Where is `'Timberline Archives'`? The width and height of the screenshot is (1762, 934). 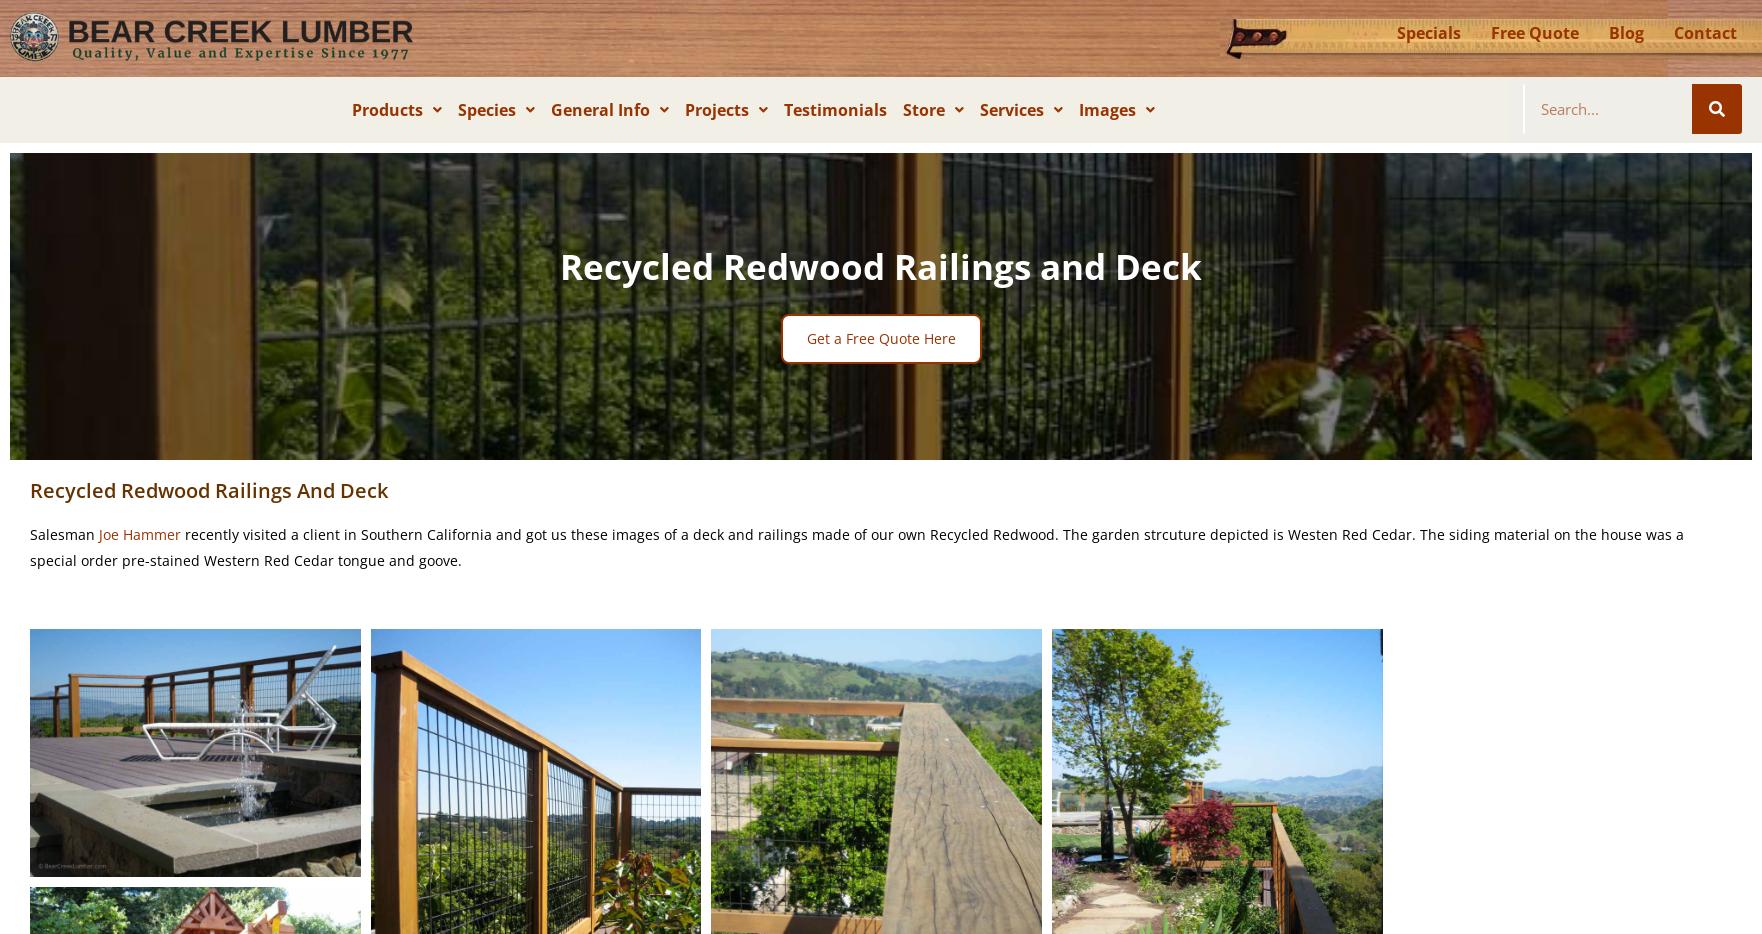 'Timberline Archives' is located at coordinates (651, 296).